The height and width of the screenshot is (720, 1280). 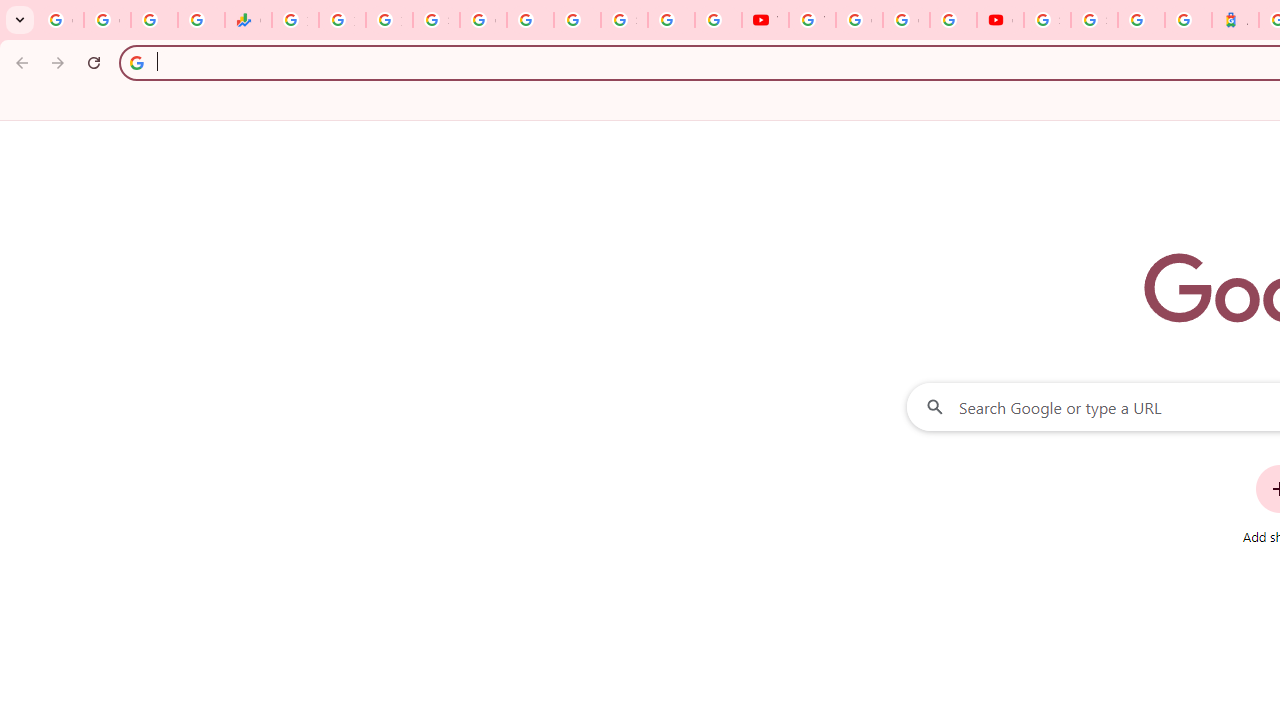 I want to click on 'Sign in - Google Accounts', so click(x=1093, y=20).